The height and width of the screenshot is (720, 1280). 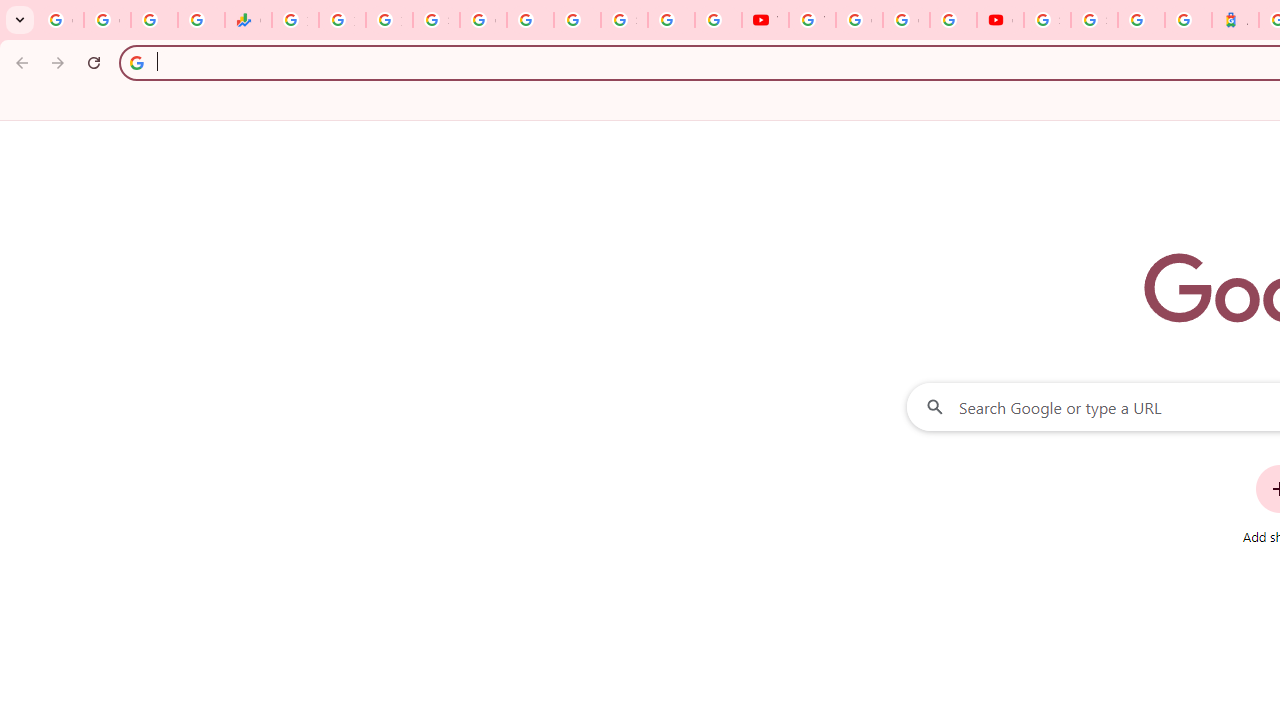 I want to click on 'Sign in - Google Accounts', so click(x=1093, y=20).